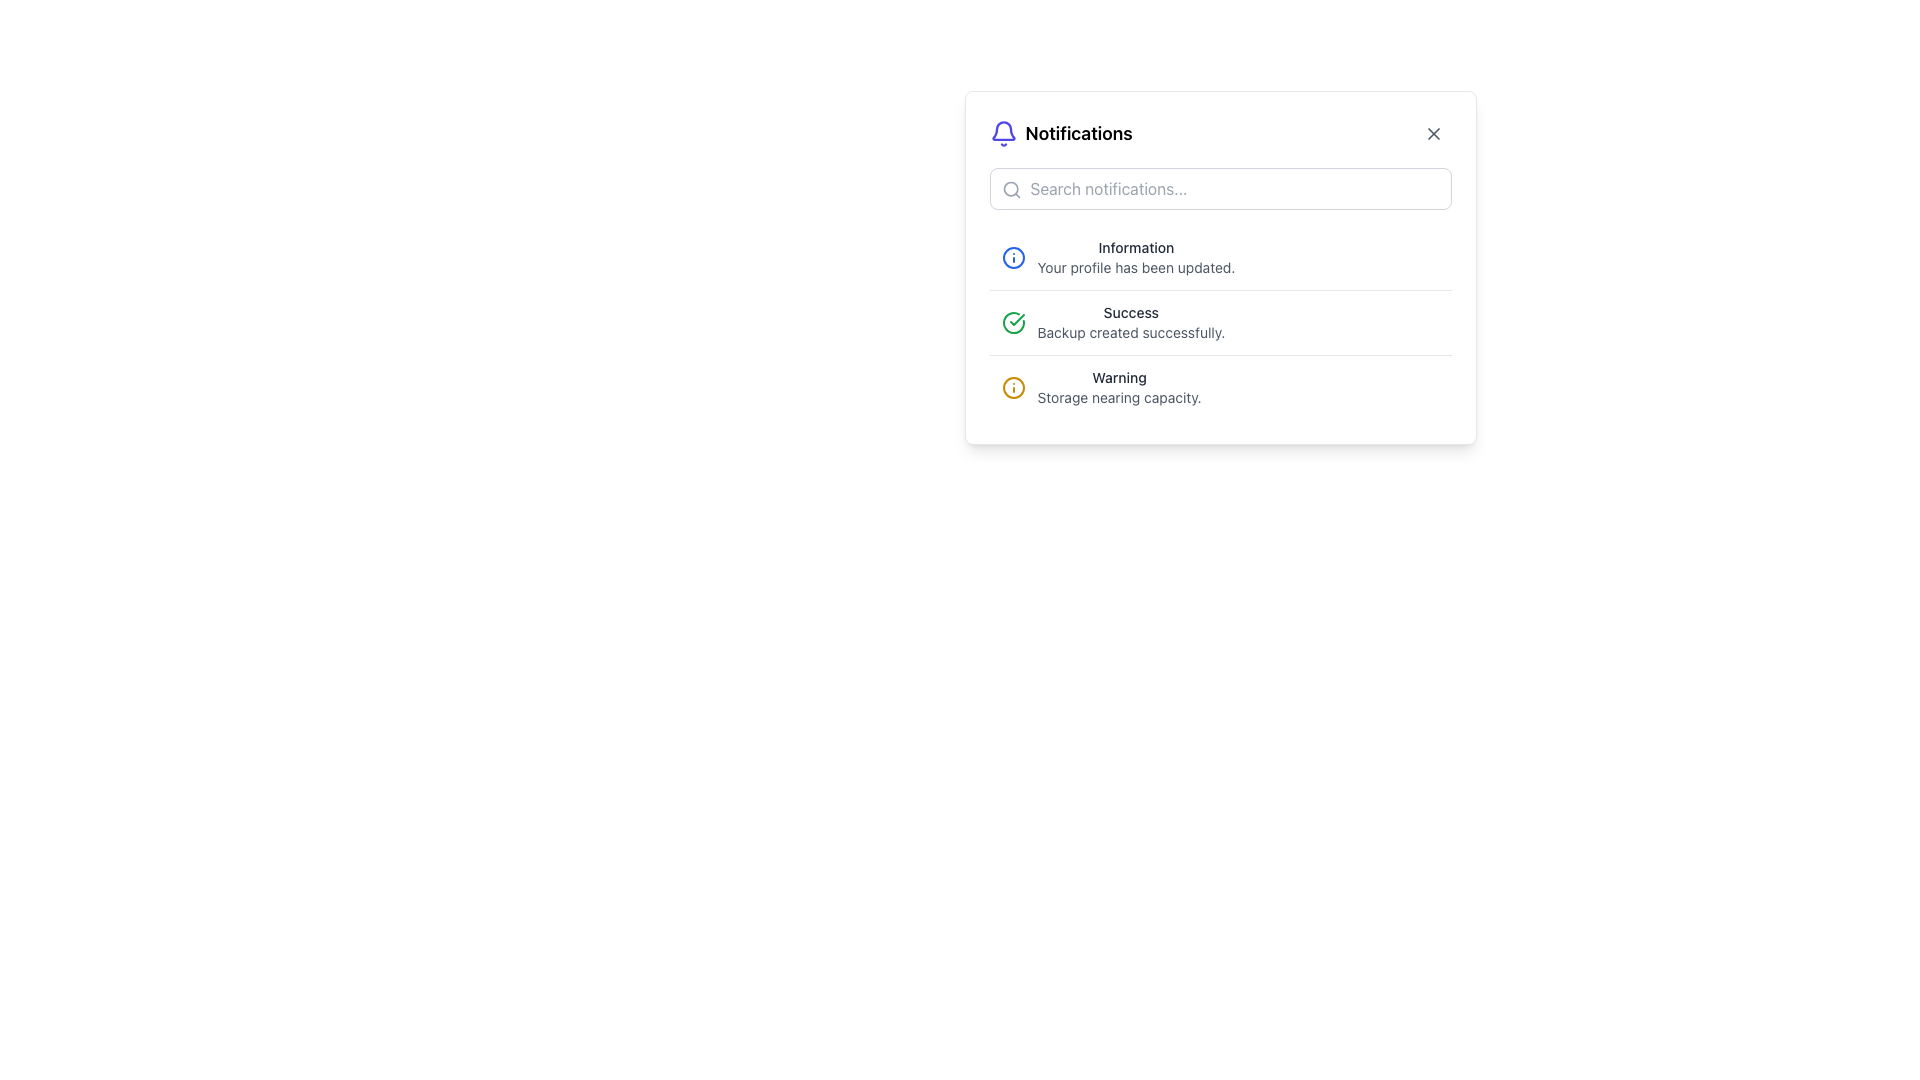 Image resolution: width=1920 pixels, height=1080 pixels. Describe the element at coordinates (1432, 134) in the screenshot. I see `the close button located at the upper-right of the Notifications panel` at that location.